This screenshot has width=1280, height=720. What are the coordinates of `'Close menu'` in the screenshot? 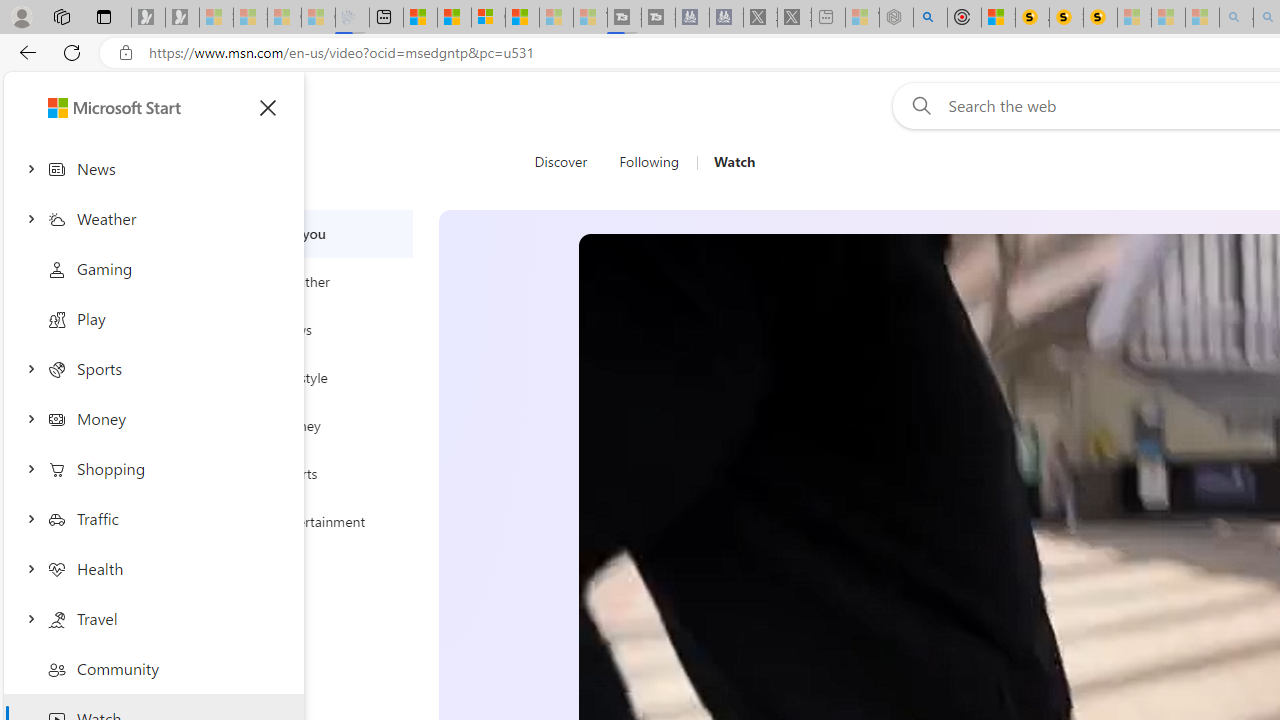 It's located at (267, 108).